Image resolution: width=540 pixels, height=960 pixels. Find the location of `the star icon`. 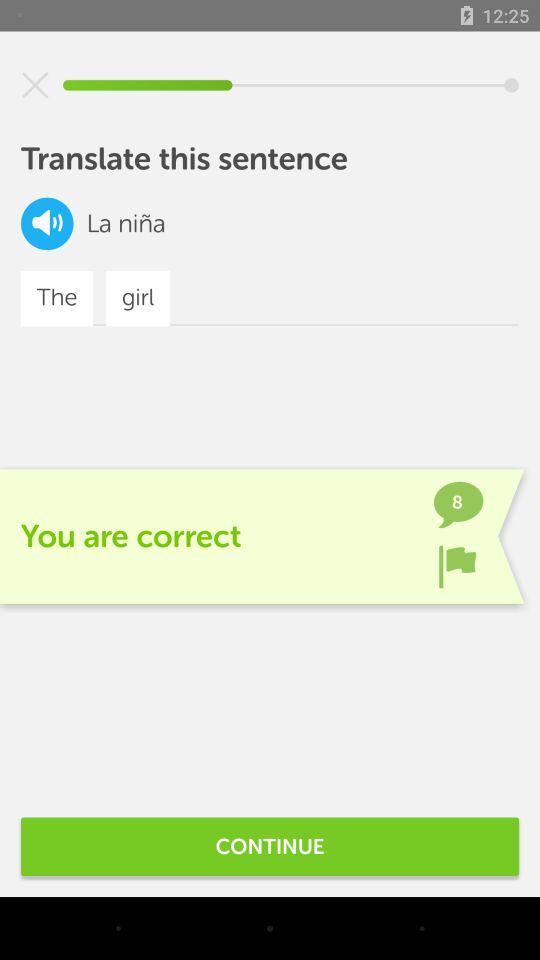

the star icon is located at coordinates (35, 85).